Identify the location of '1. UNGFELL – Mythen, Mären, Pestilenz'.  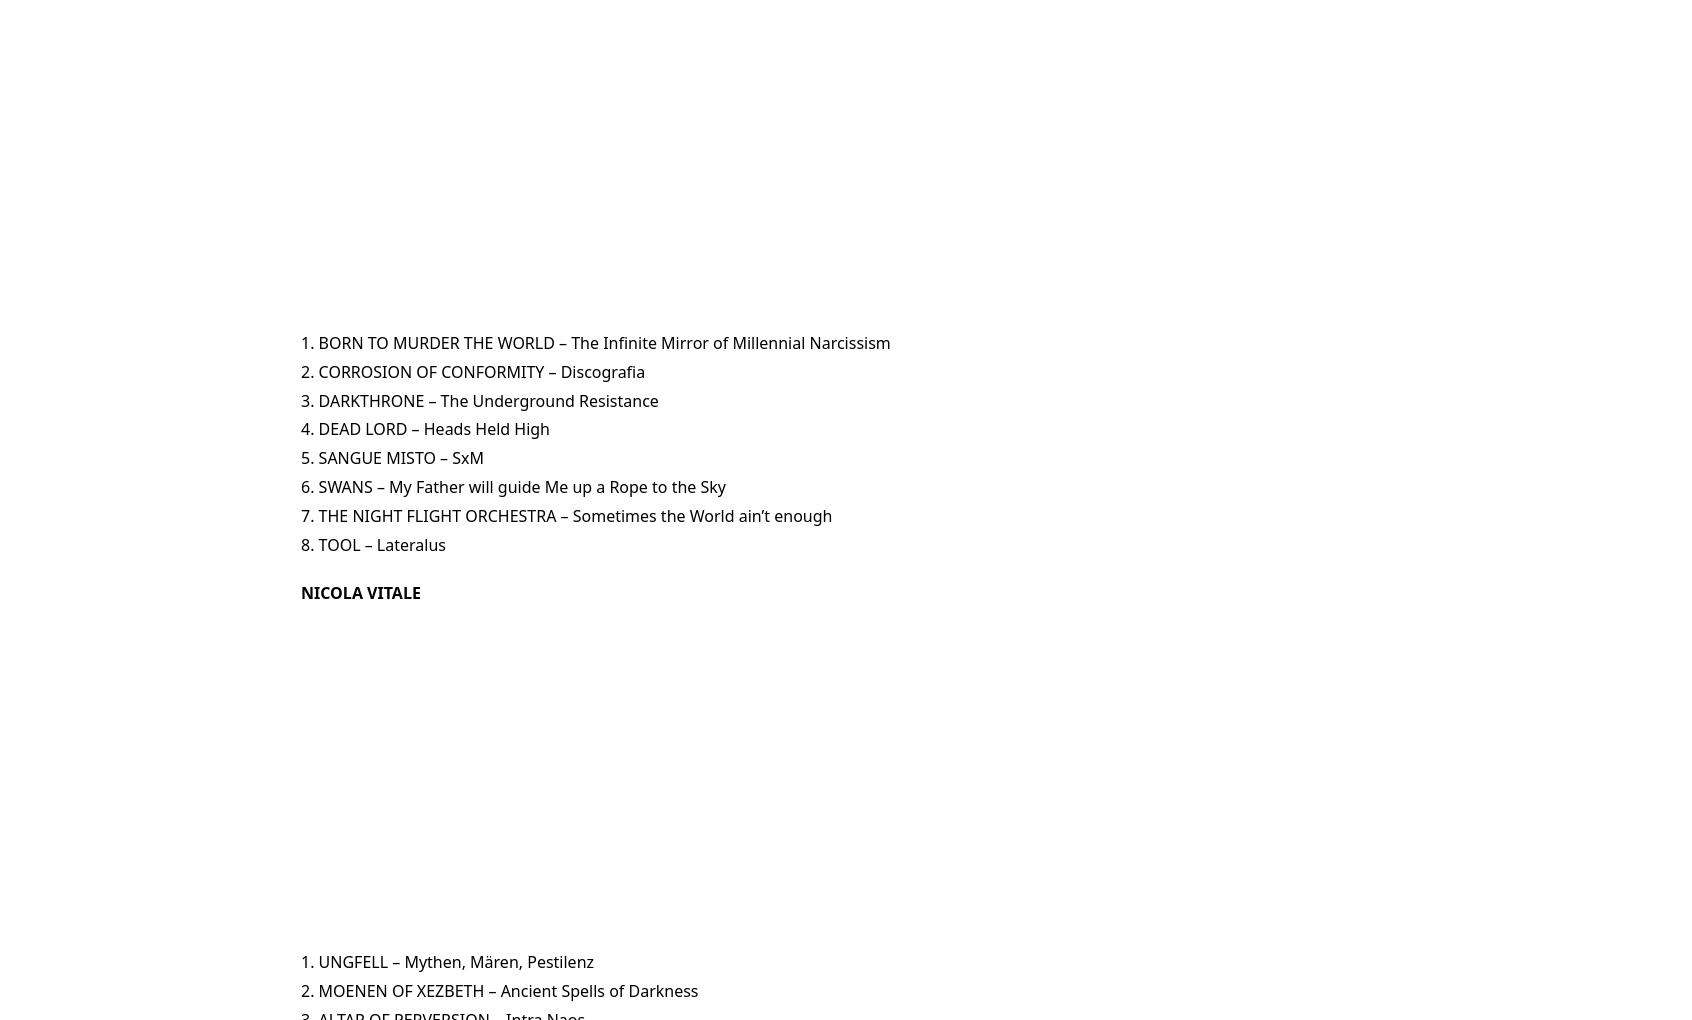
(300, 960).